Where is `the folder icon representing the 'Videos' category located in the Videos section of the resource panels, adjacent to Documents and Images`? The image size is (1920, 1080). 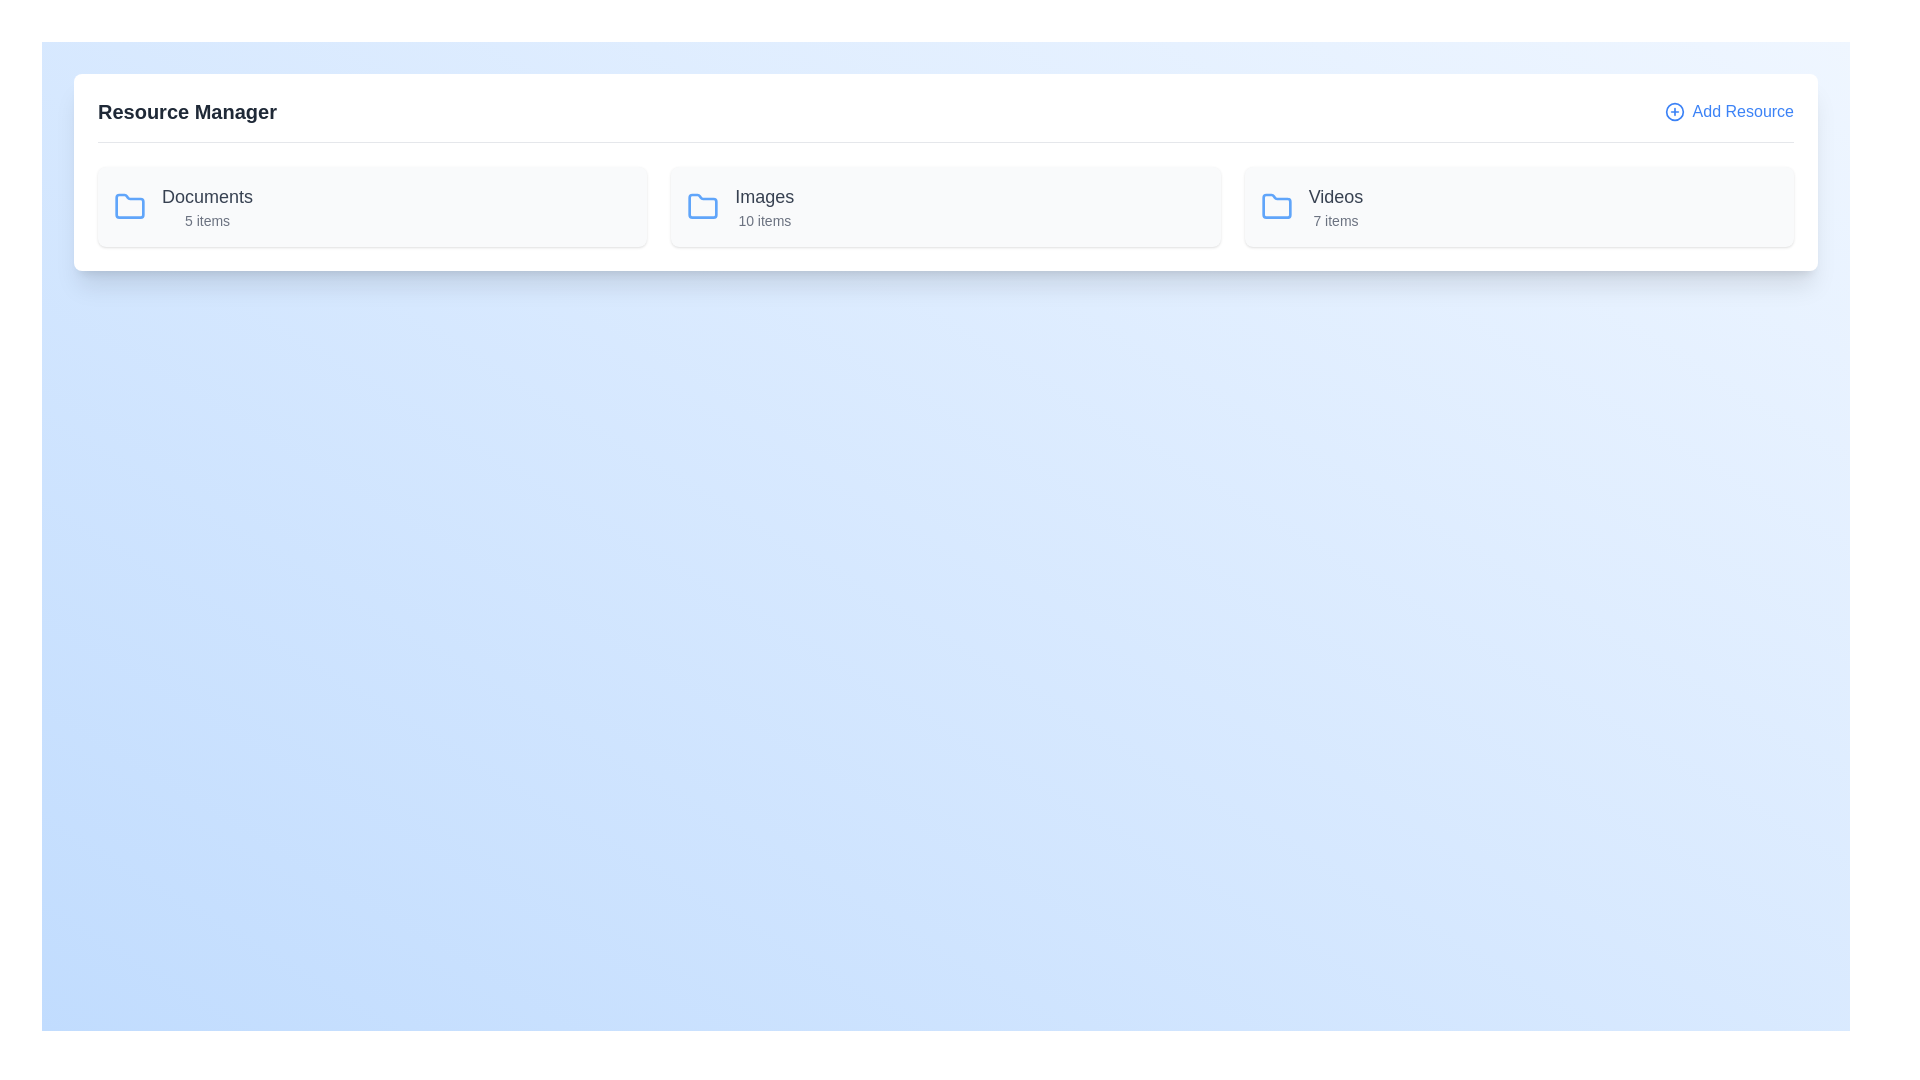 the folder icon representing the 'Videos' category located in the Videos section of the resource panels, adjacent to Documents and Images is located at coordinates (1275, 206).